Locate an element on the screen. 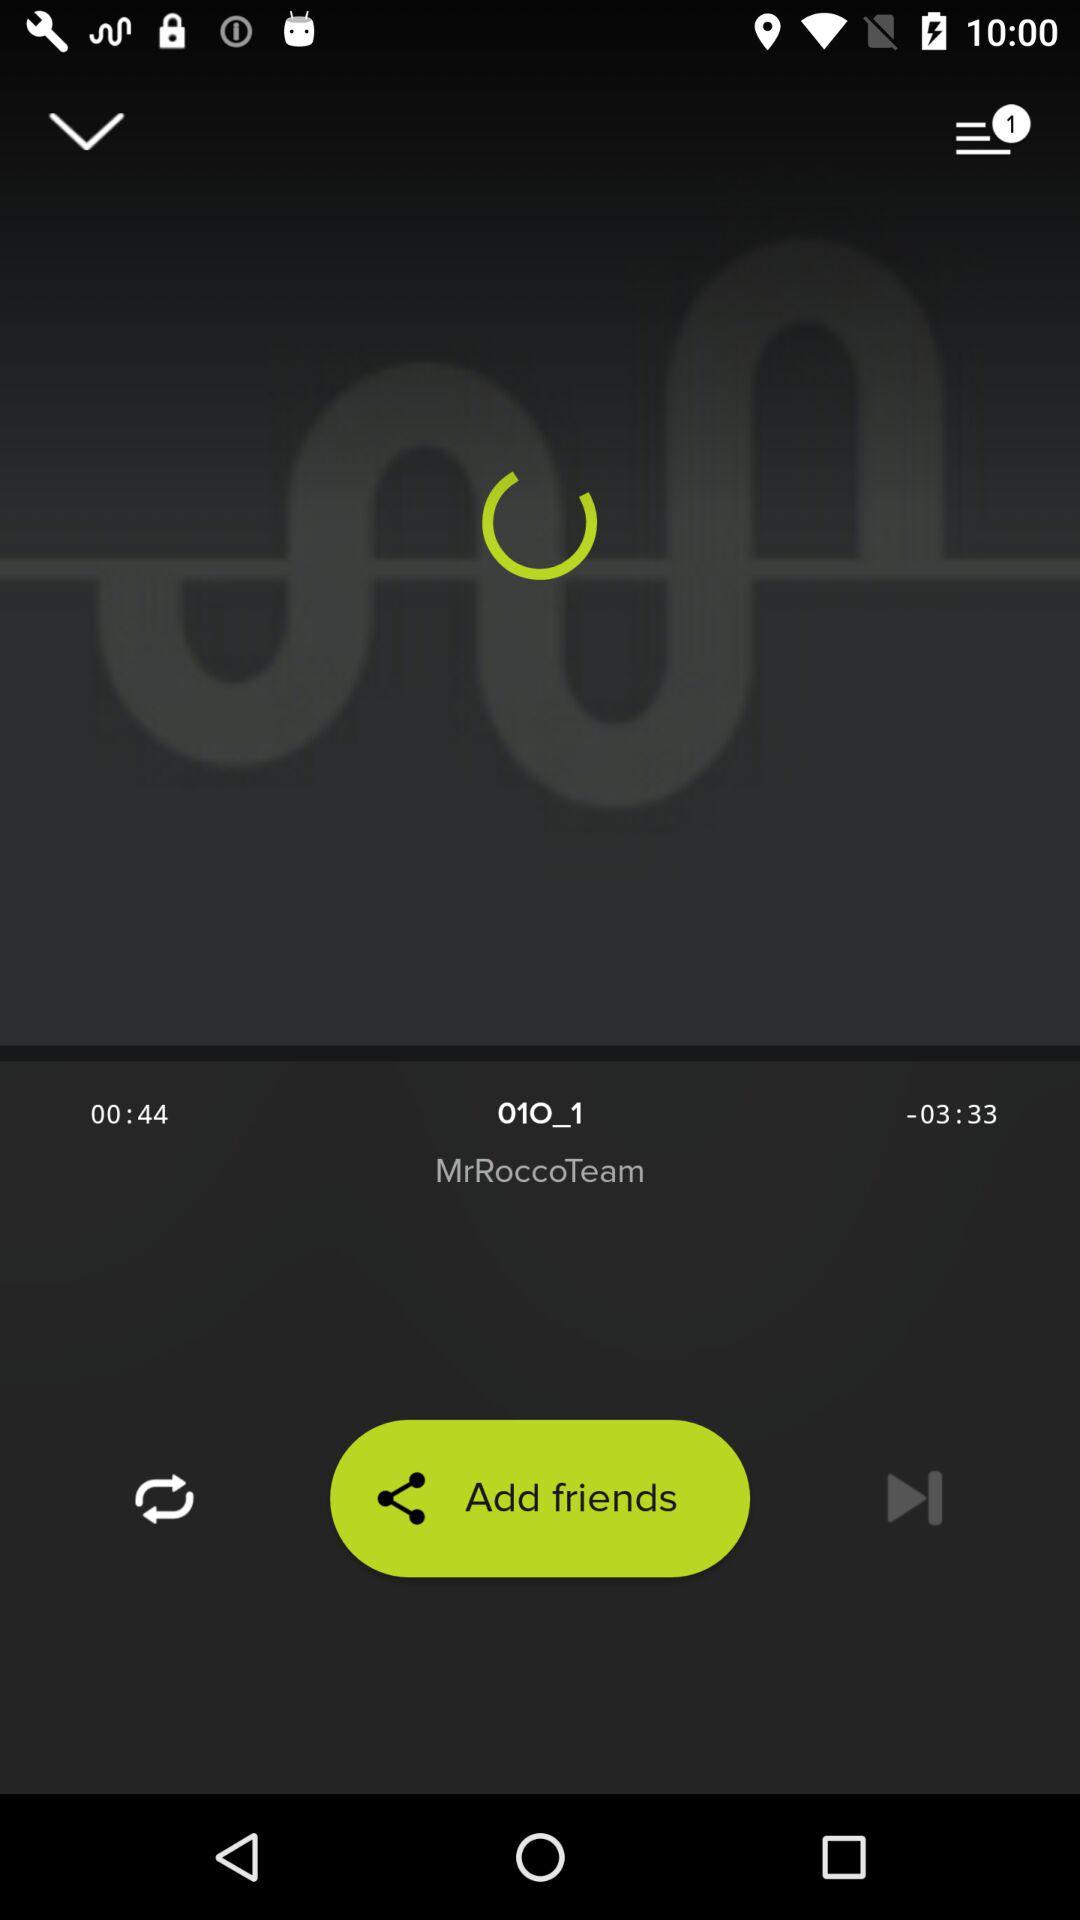 This screenshot has height=1920, width=1080. the skip_next icon is located at coordinates (914, 1498).